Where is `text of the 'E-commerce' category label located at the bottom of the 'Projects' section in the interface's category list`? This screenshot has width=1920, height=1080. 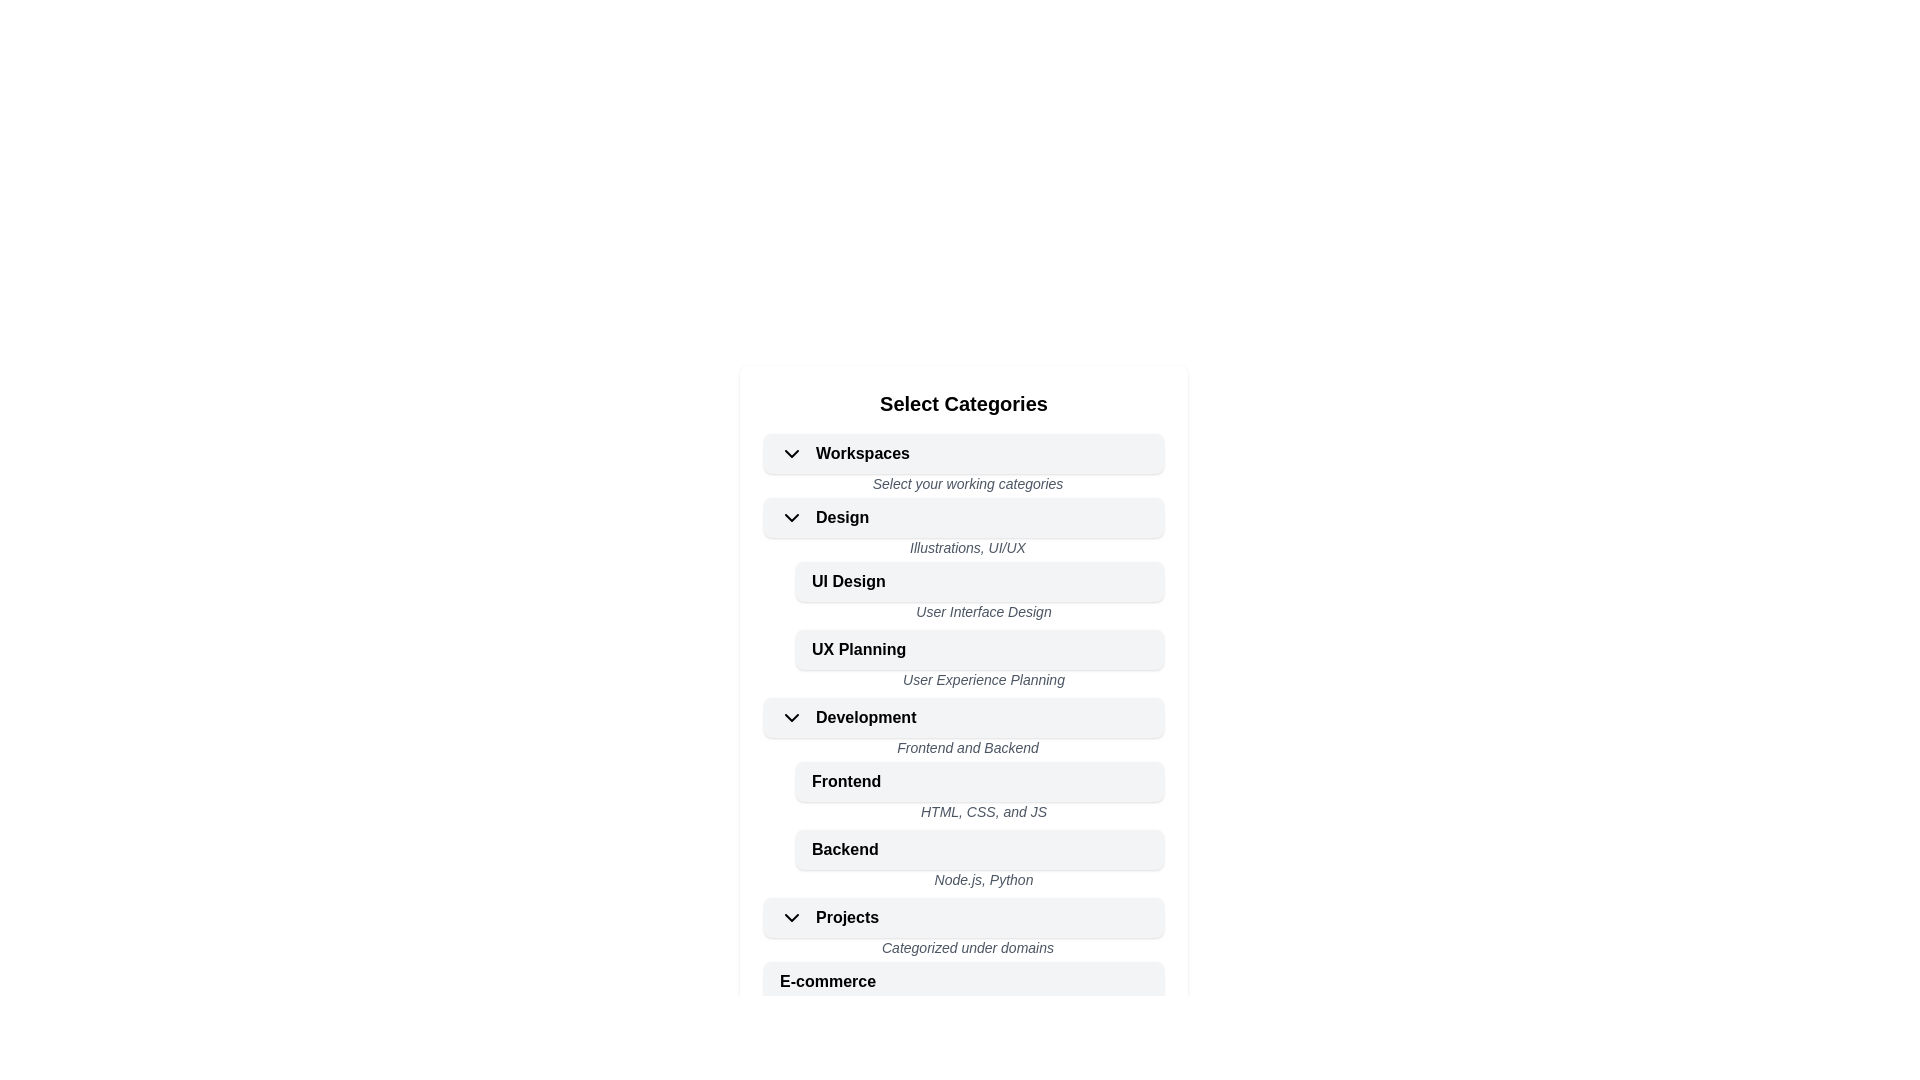
text of the 'E-commerce' category label located at the bottom of the 'Projects' section in the interface's category list is located at coordinates (828, 981).